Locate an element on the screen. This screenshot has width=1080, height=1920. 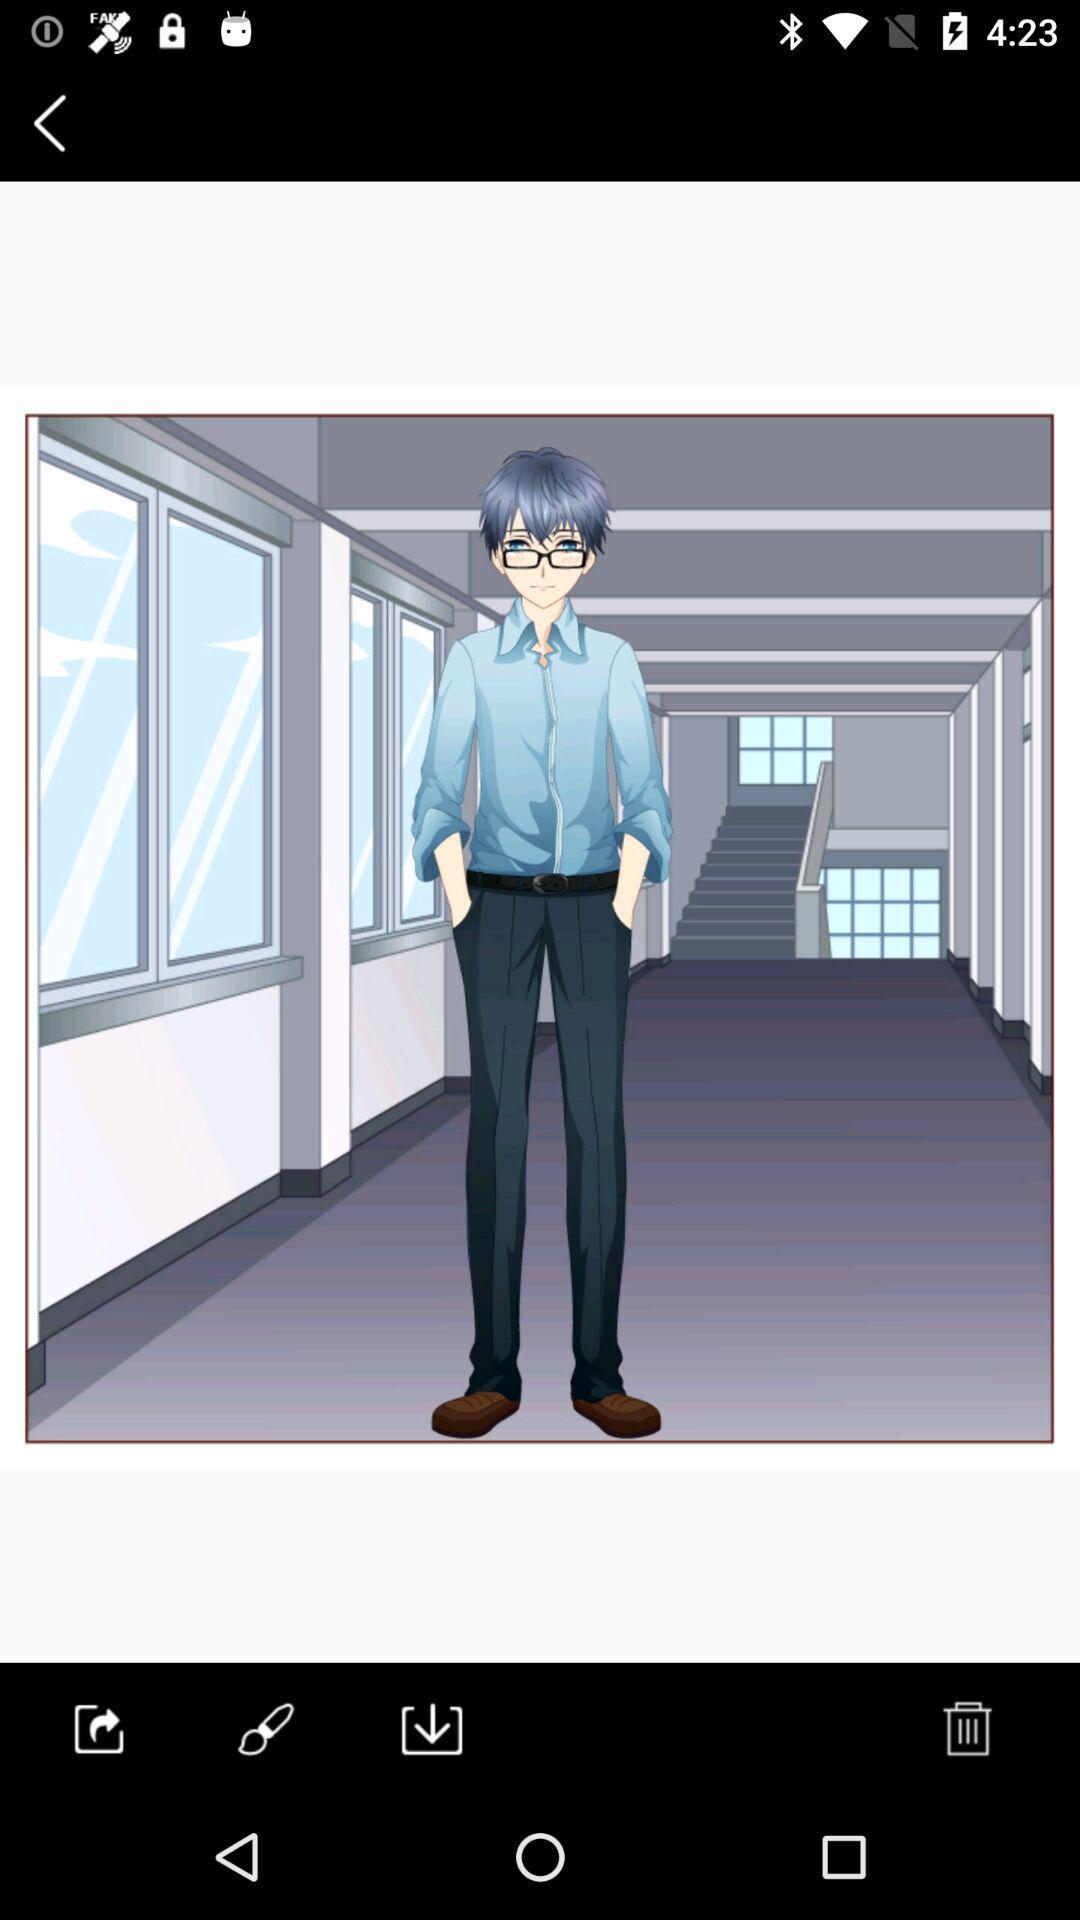
the arrow_backward icon is located at coordinates (48, 121).